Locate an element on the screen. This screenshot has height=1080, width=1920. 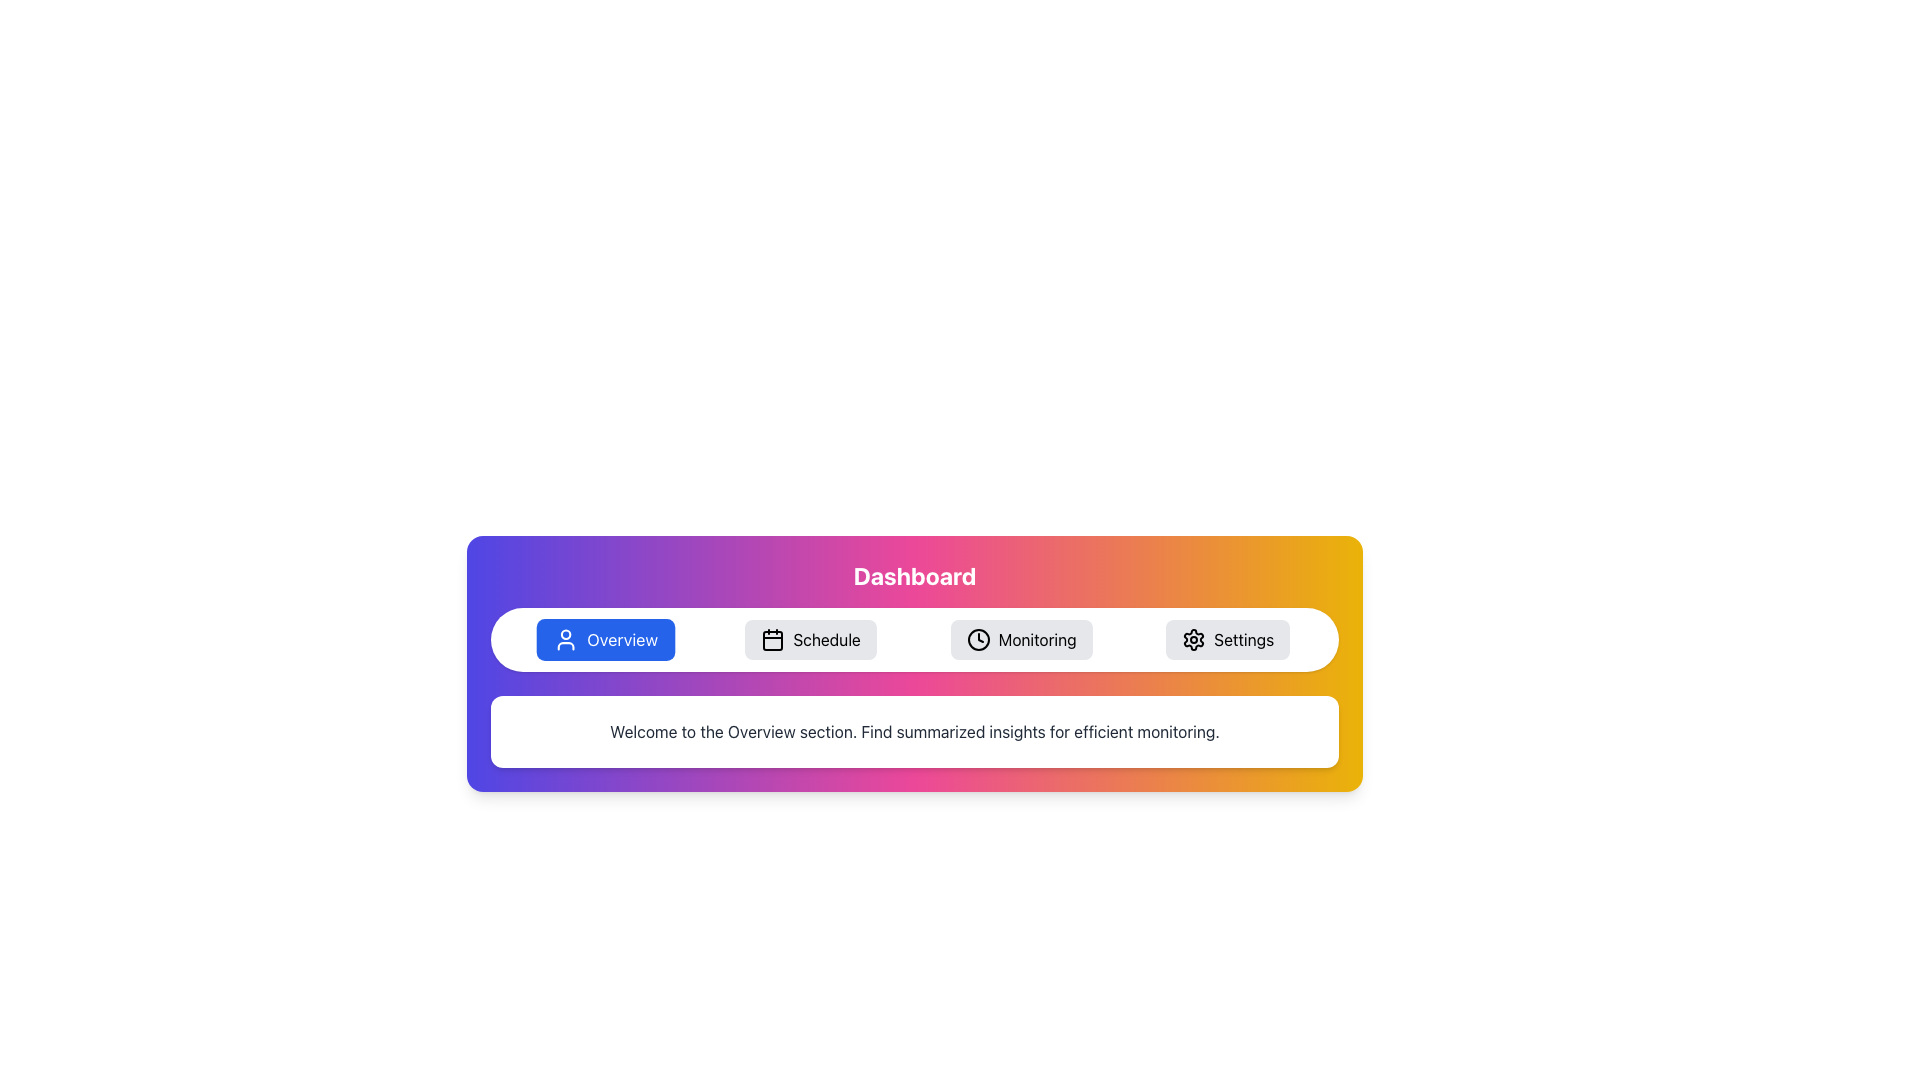
the settings icon resembling a cog or gear located at the far-right of the navigation bar is located at coordinates (1194, 640).